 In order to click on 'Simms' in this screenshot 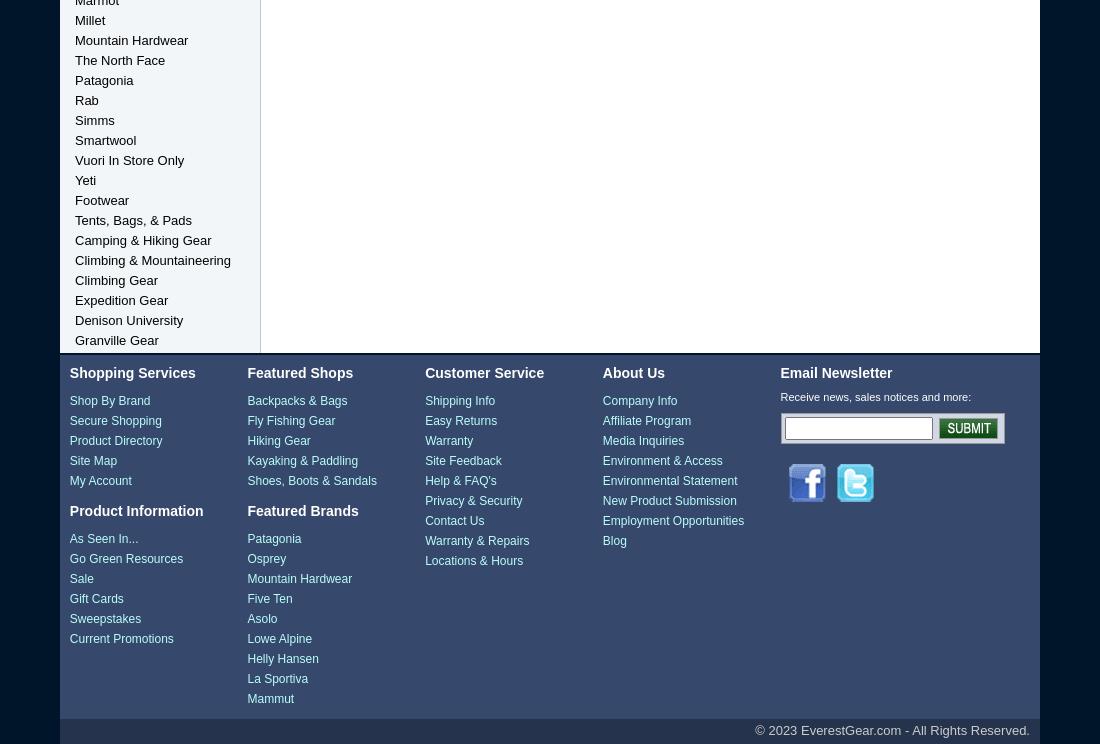, I will do `click(94, 119)`.